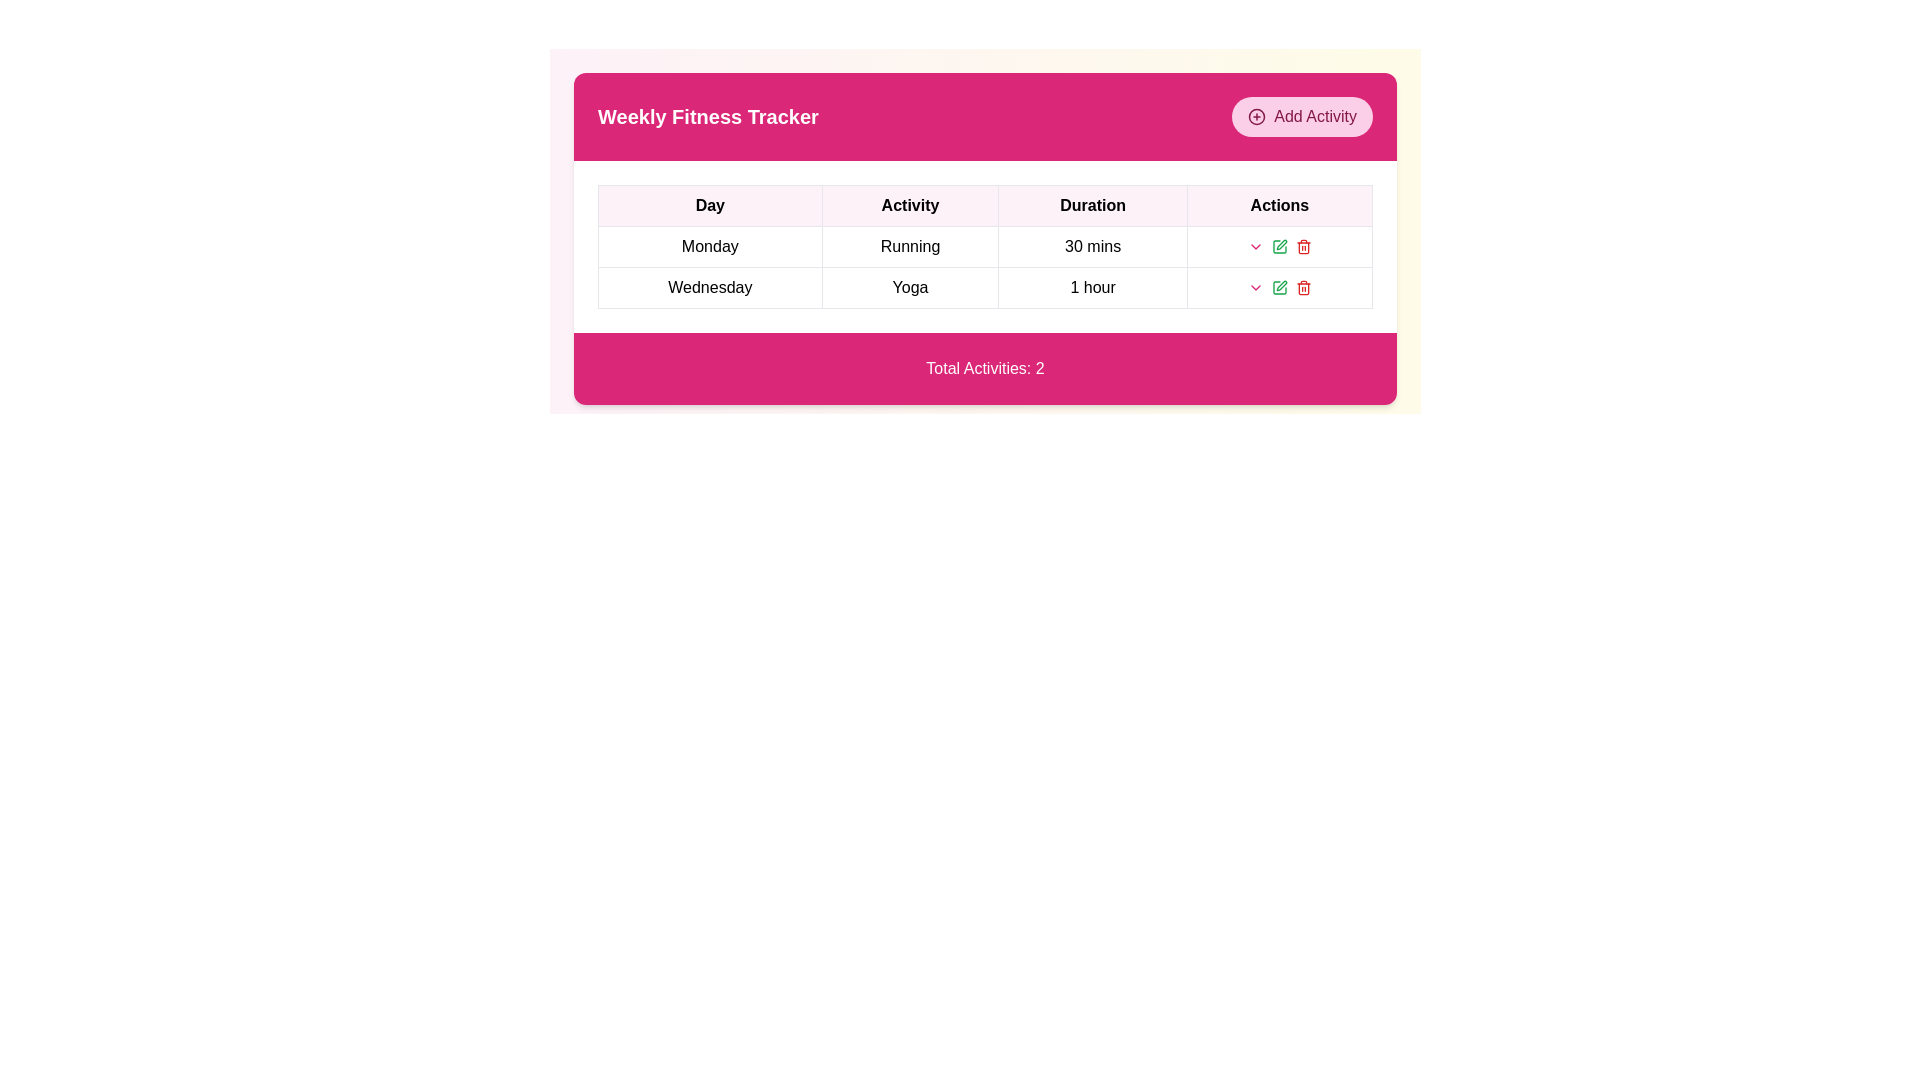 The image size is (1920, 1080). I want to click on text label displaying 'Monday' located in the first column of the first row of the 'Weekly Fitness Tracker' component, so click(710, 245).